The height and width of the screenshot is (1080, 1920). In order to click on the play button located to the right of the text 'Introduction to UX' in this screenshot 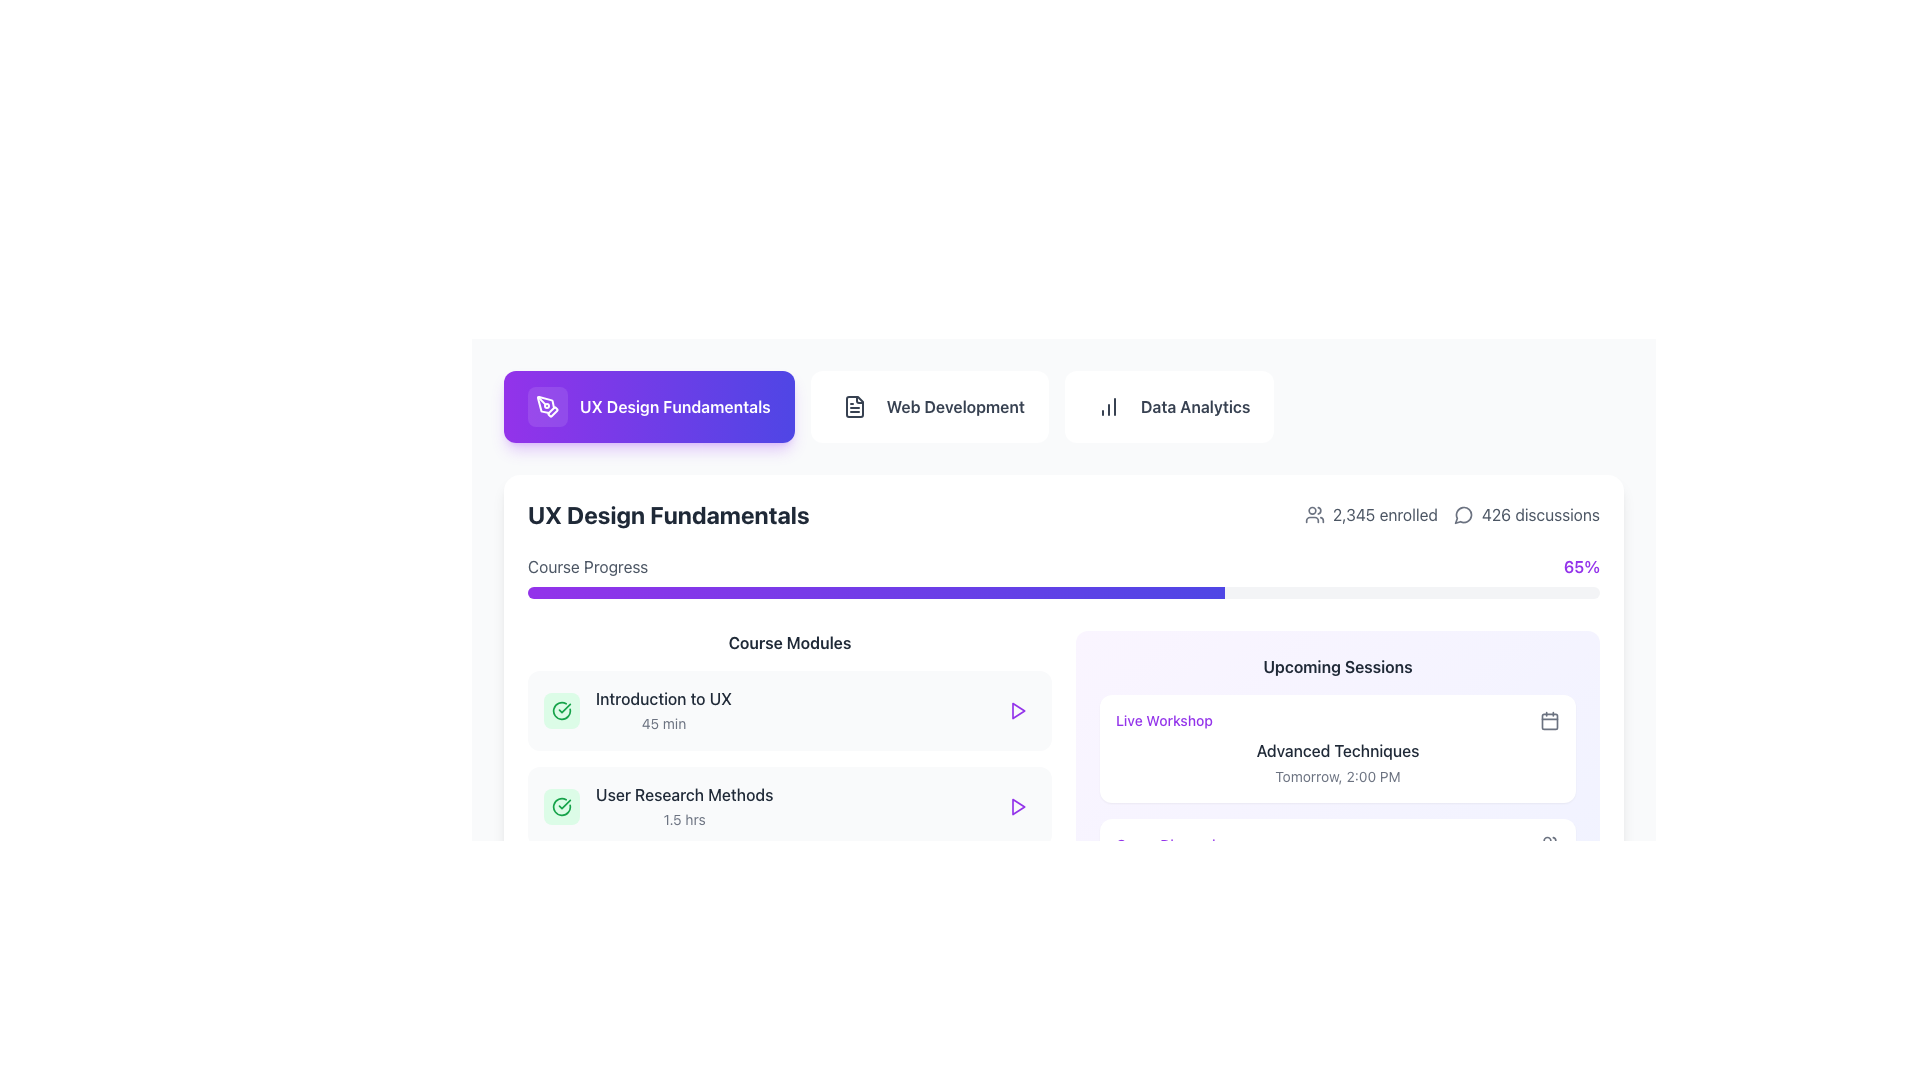, I will do `click(1017, 709)`.